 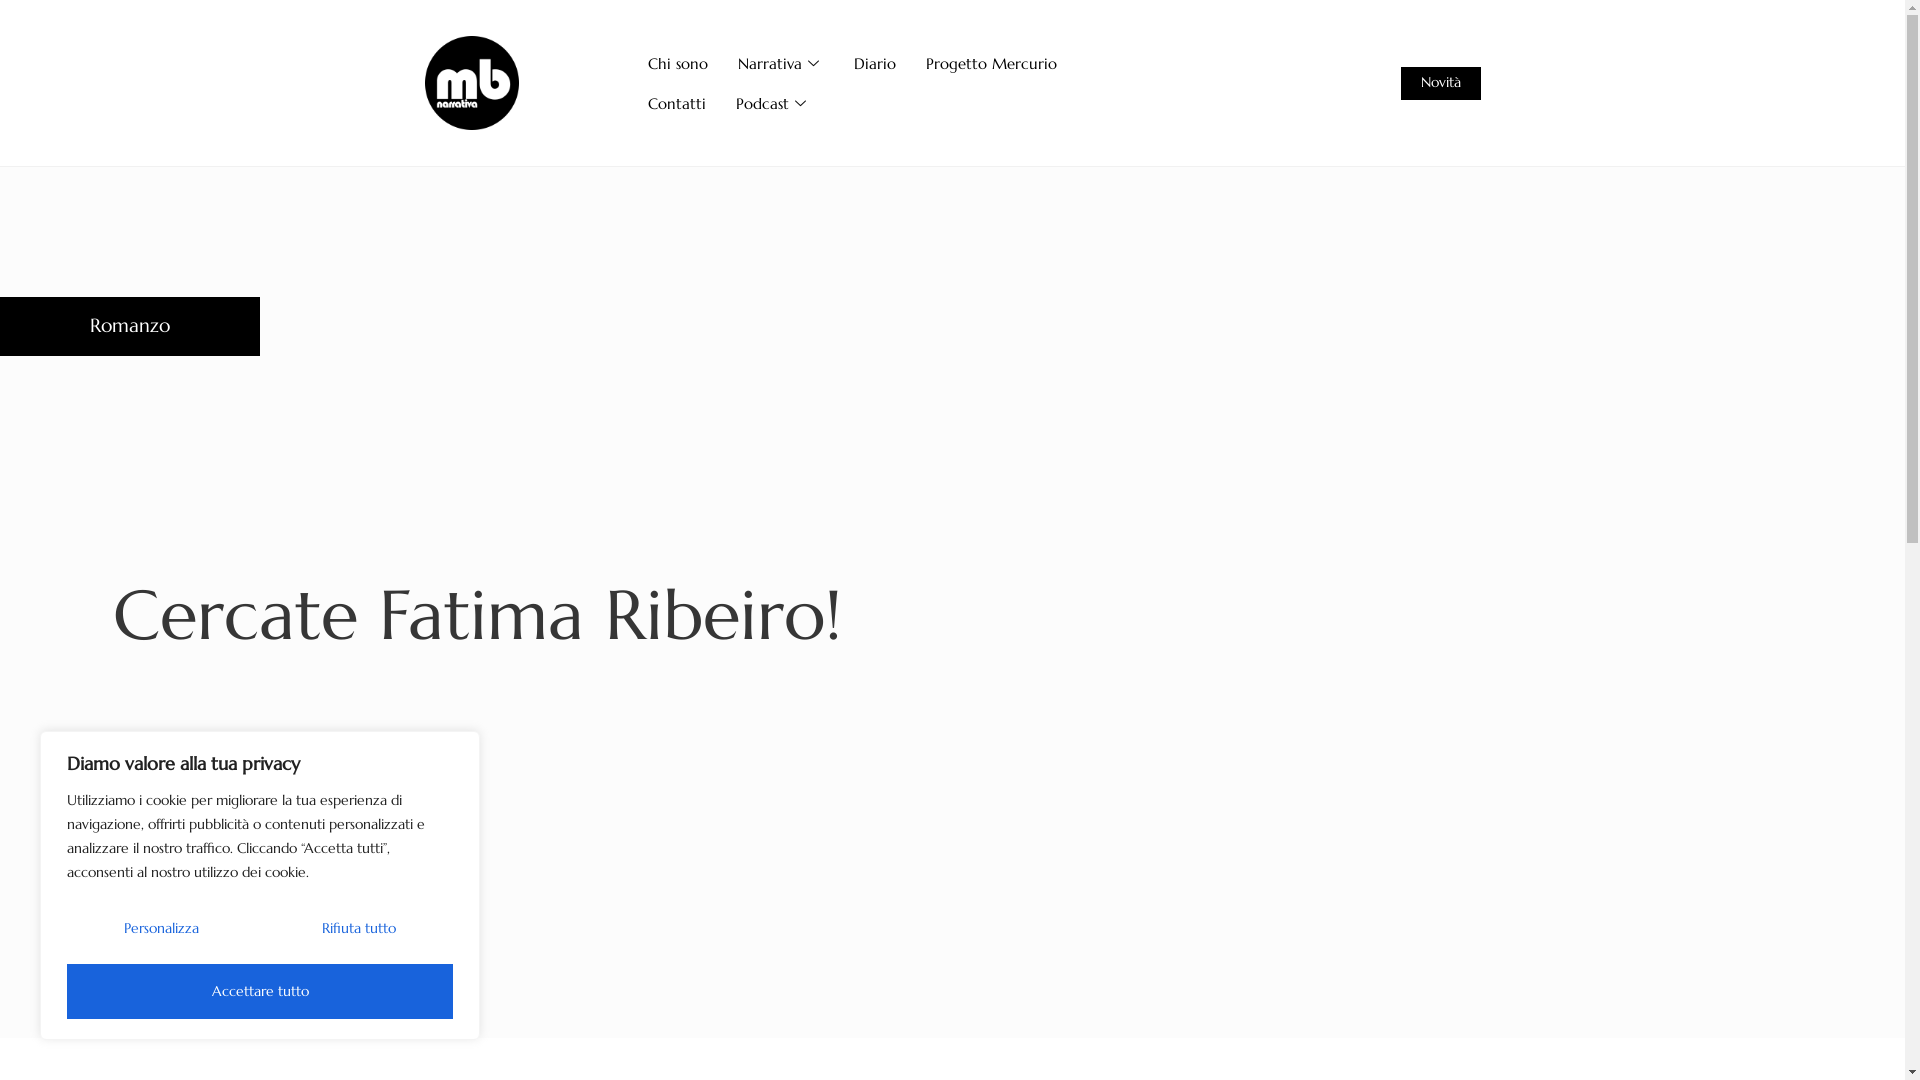 I want to click on 'Contatti', so click(x=676, y=103).